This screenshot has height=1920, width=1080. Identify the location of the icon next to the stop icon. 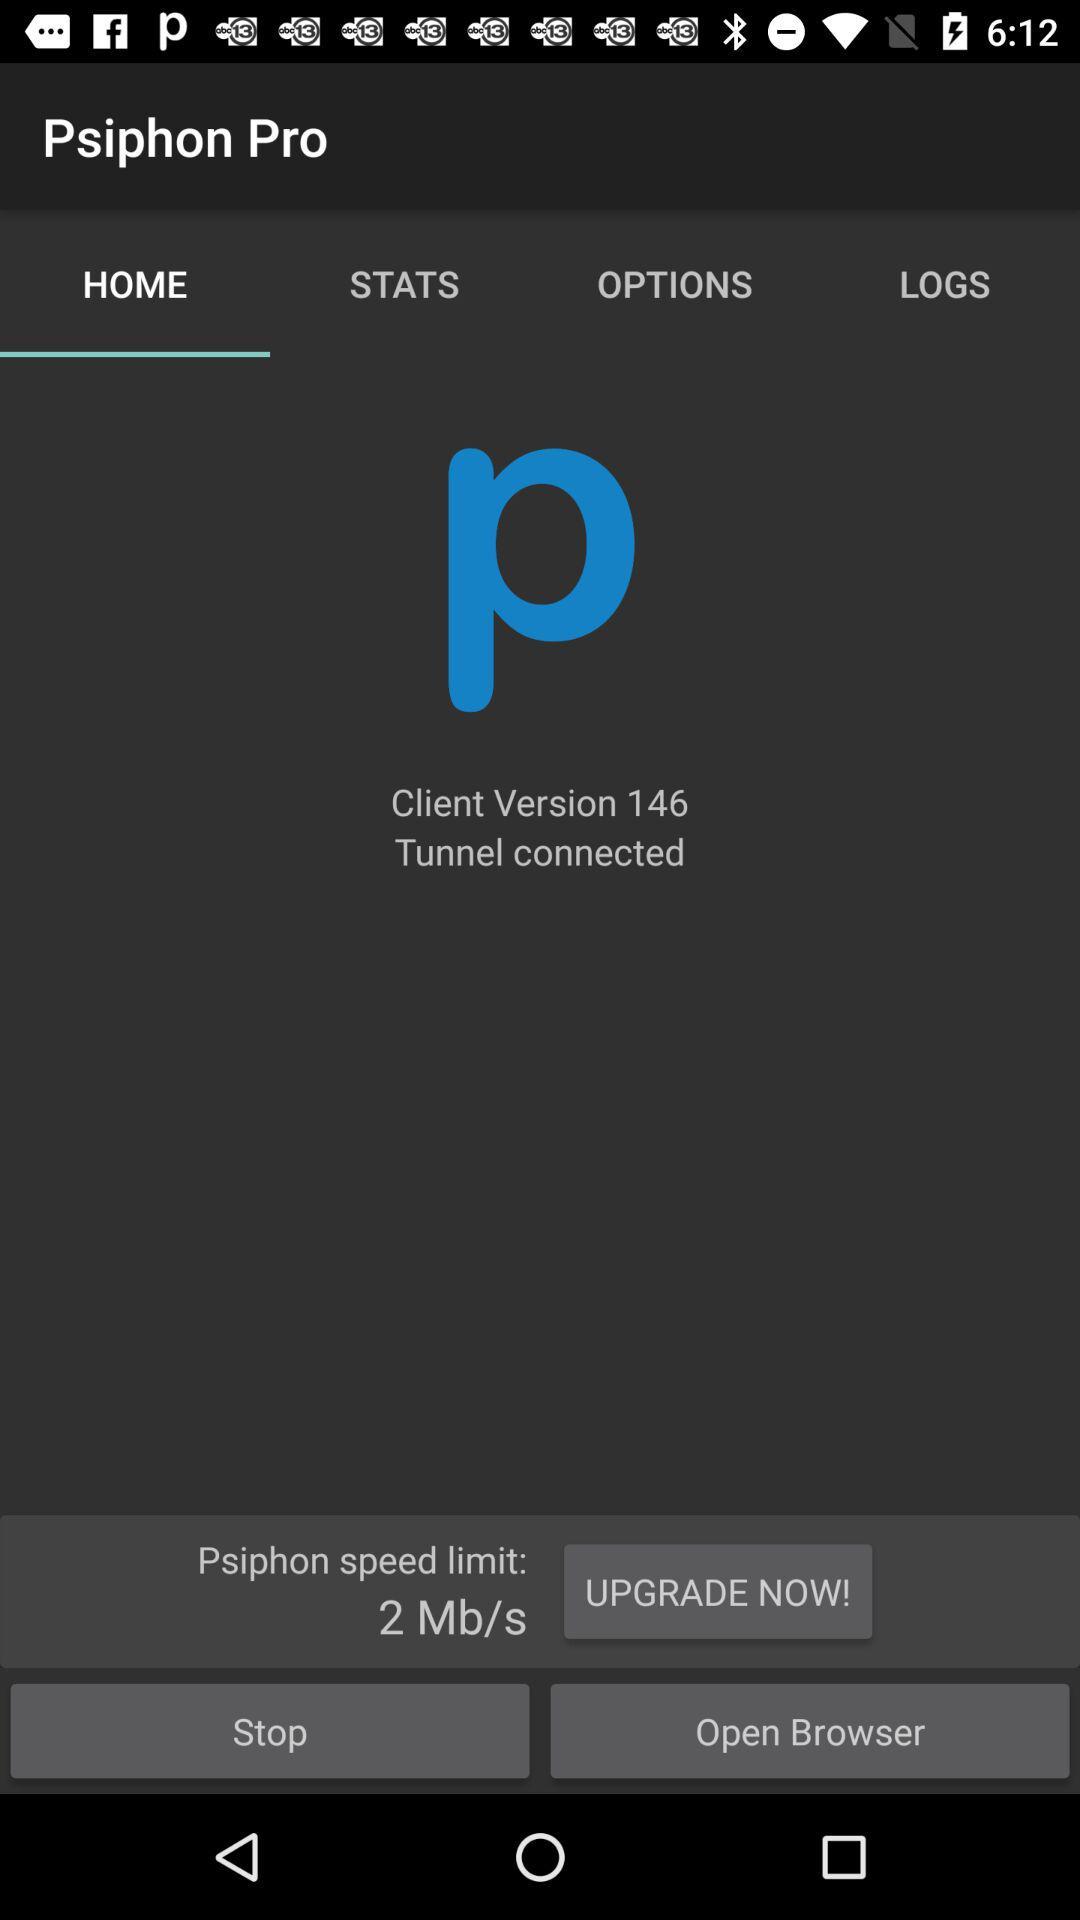
(810, 1730).